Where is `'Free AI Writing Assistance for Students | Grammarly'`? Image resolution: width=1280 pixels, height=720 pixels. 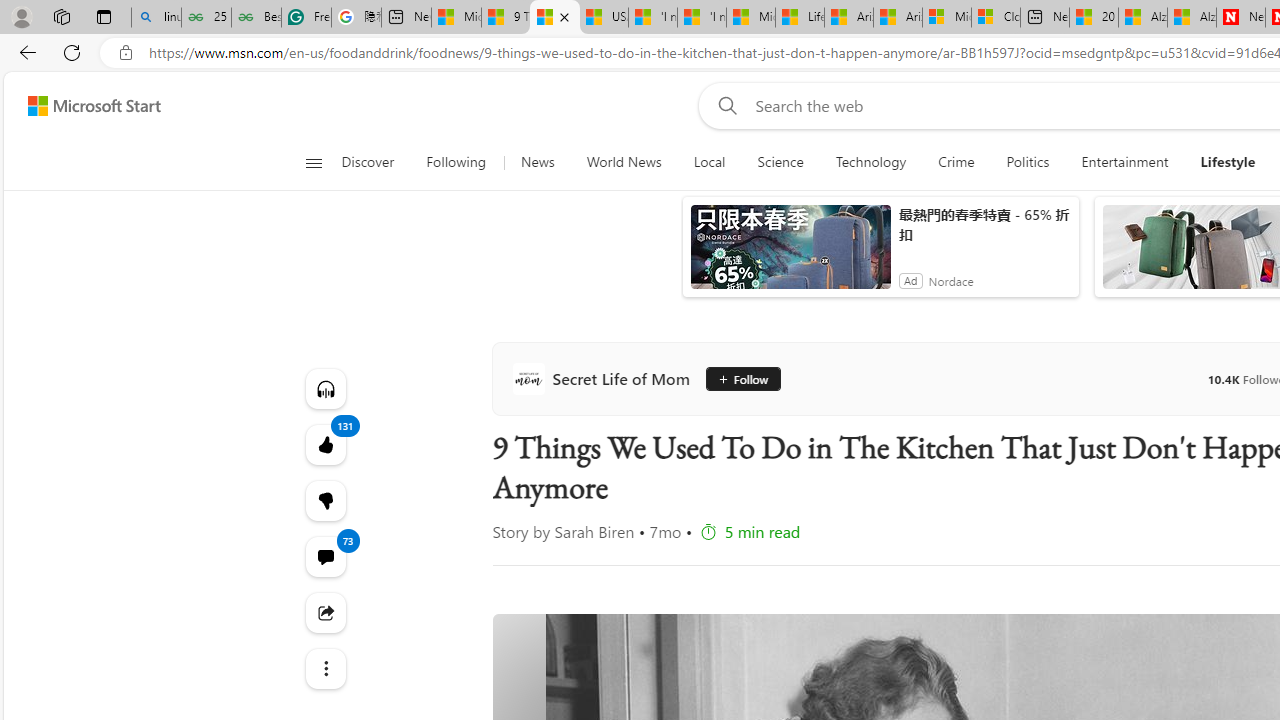 'Free AI Writing Assistance for Students | Grammarly' is located at coordinates (305, 17).